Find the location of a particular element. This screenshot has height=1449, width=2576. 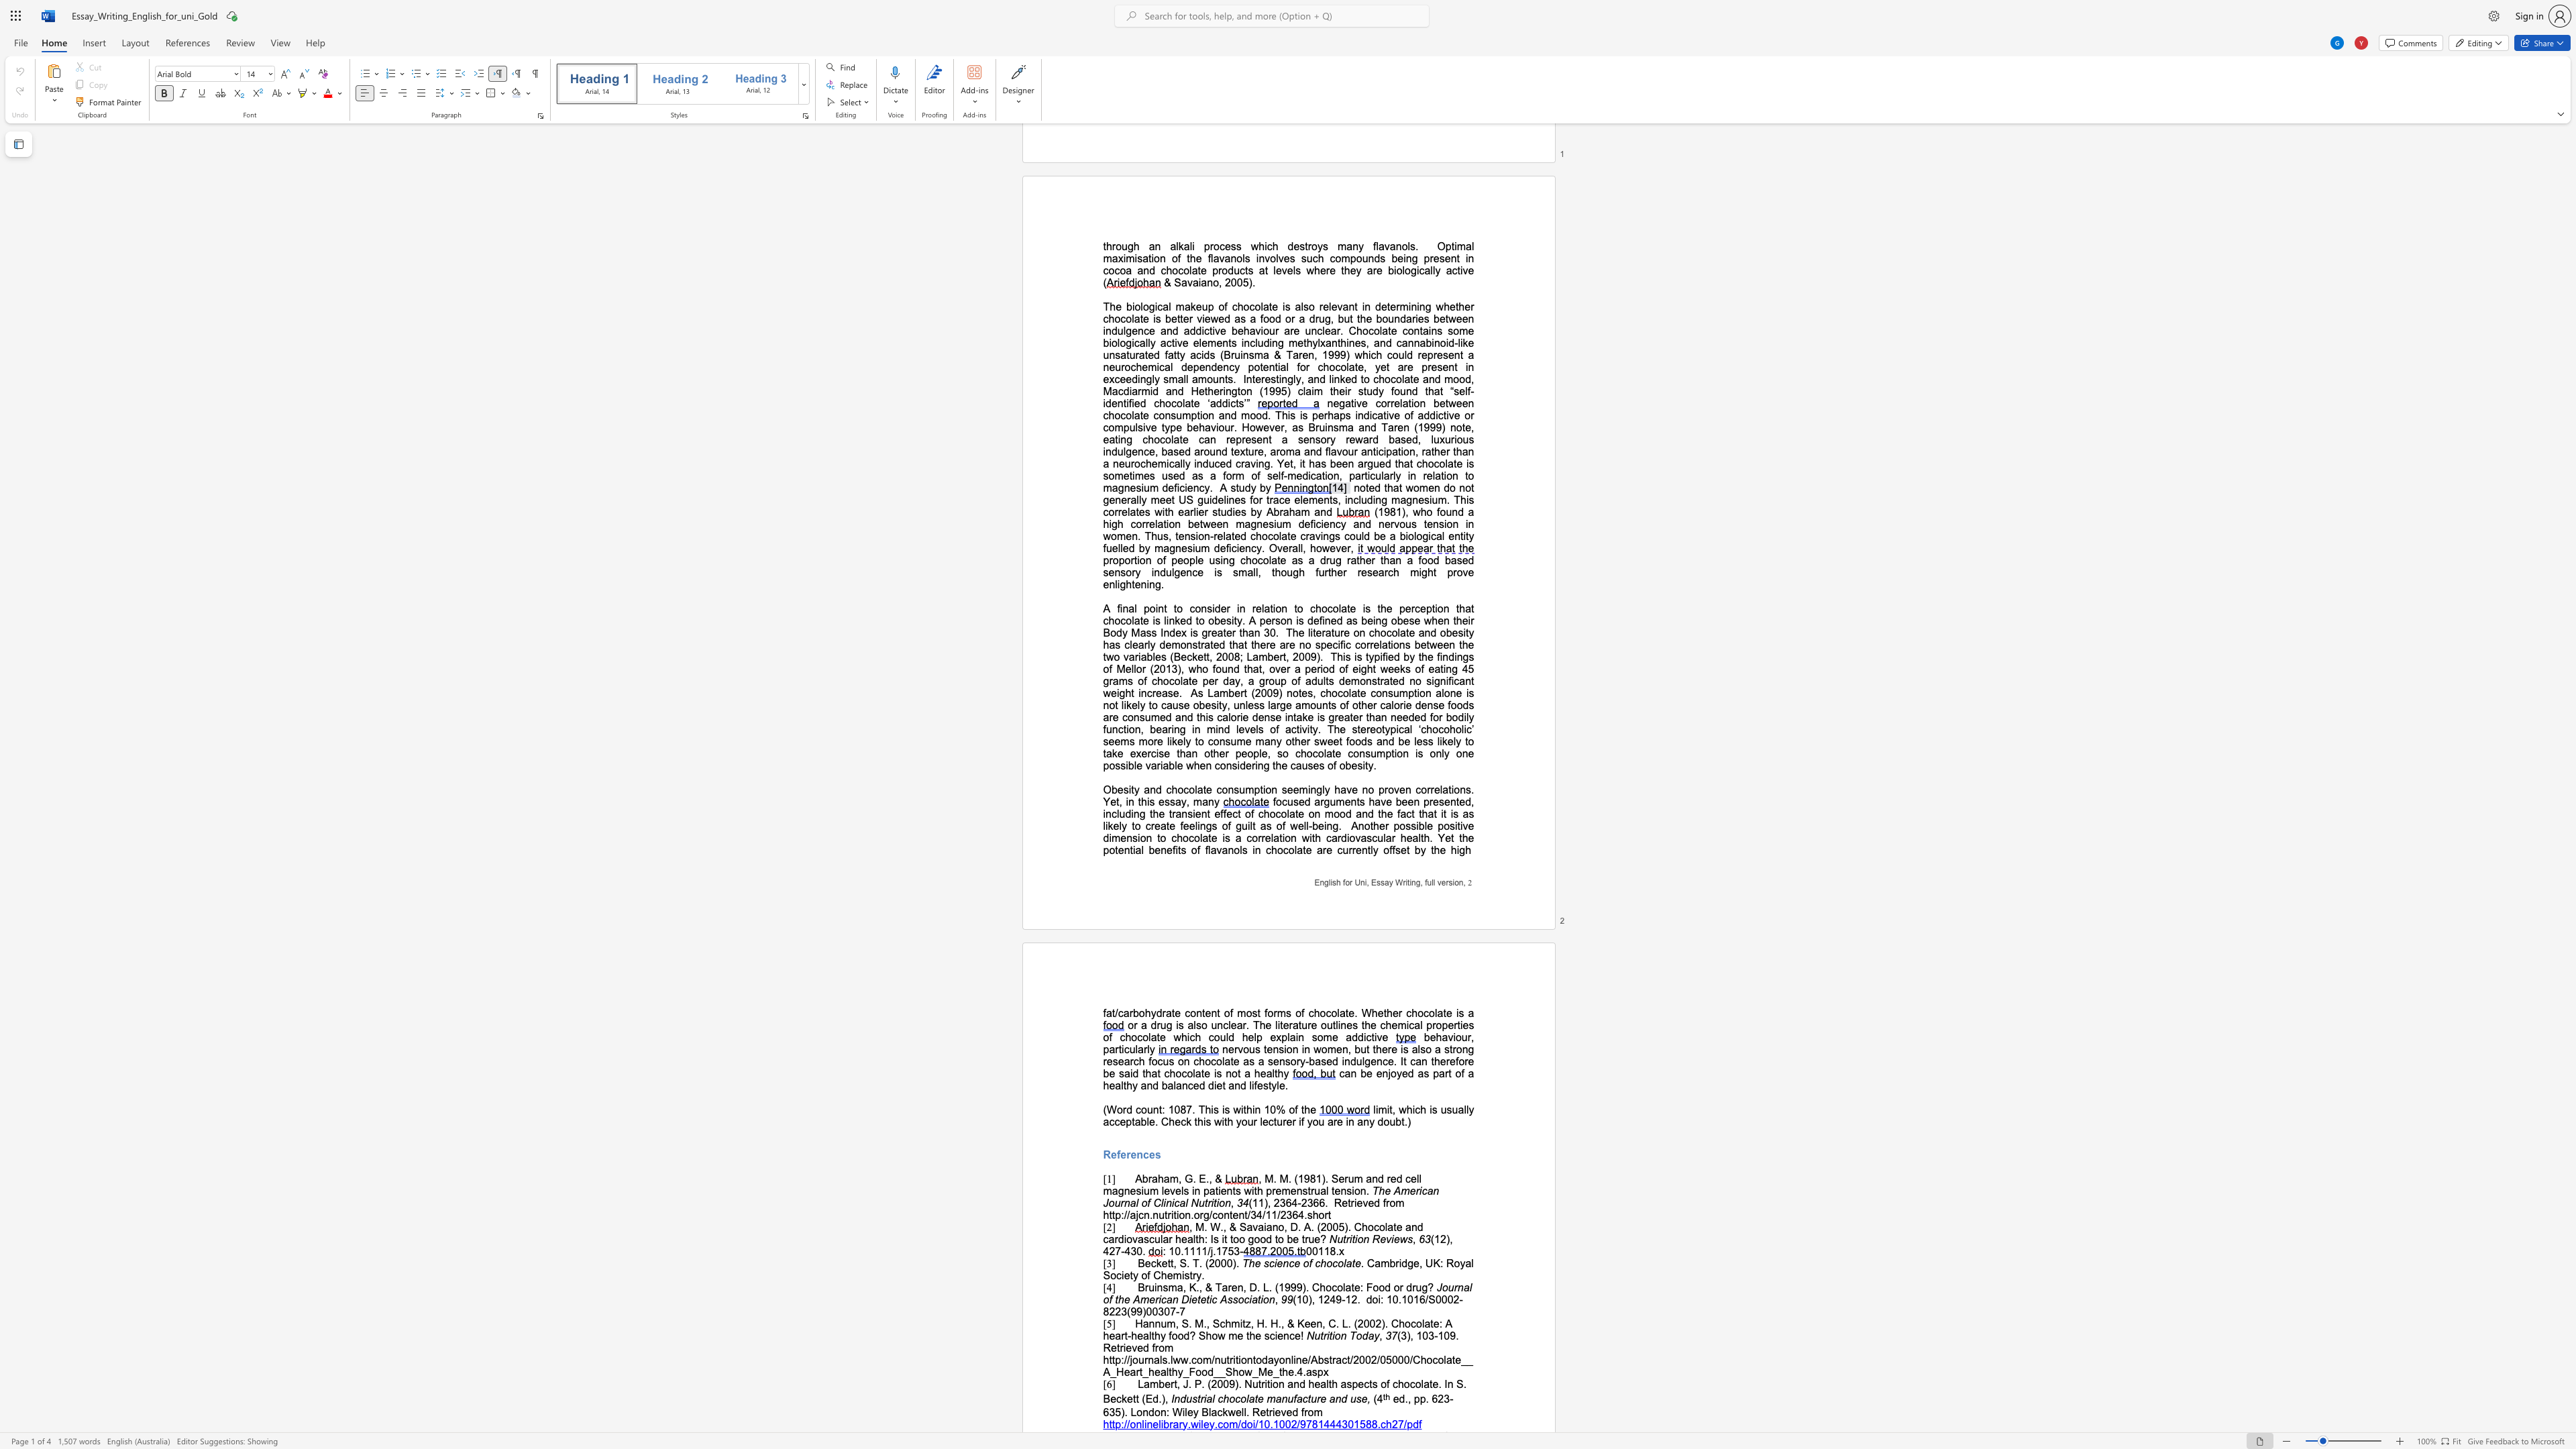

the subset text "your lecturer if you are in any do" within the text "limit, which is usually acceptable. Check this with your lecturer if you are in any doubt.)" is located at coordinates (1234, 1121).